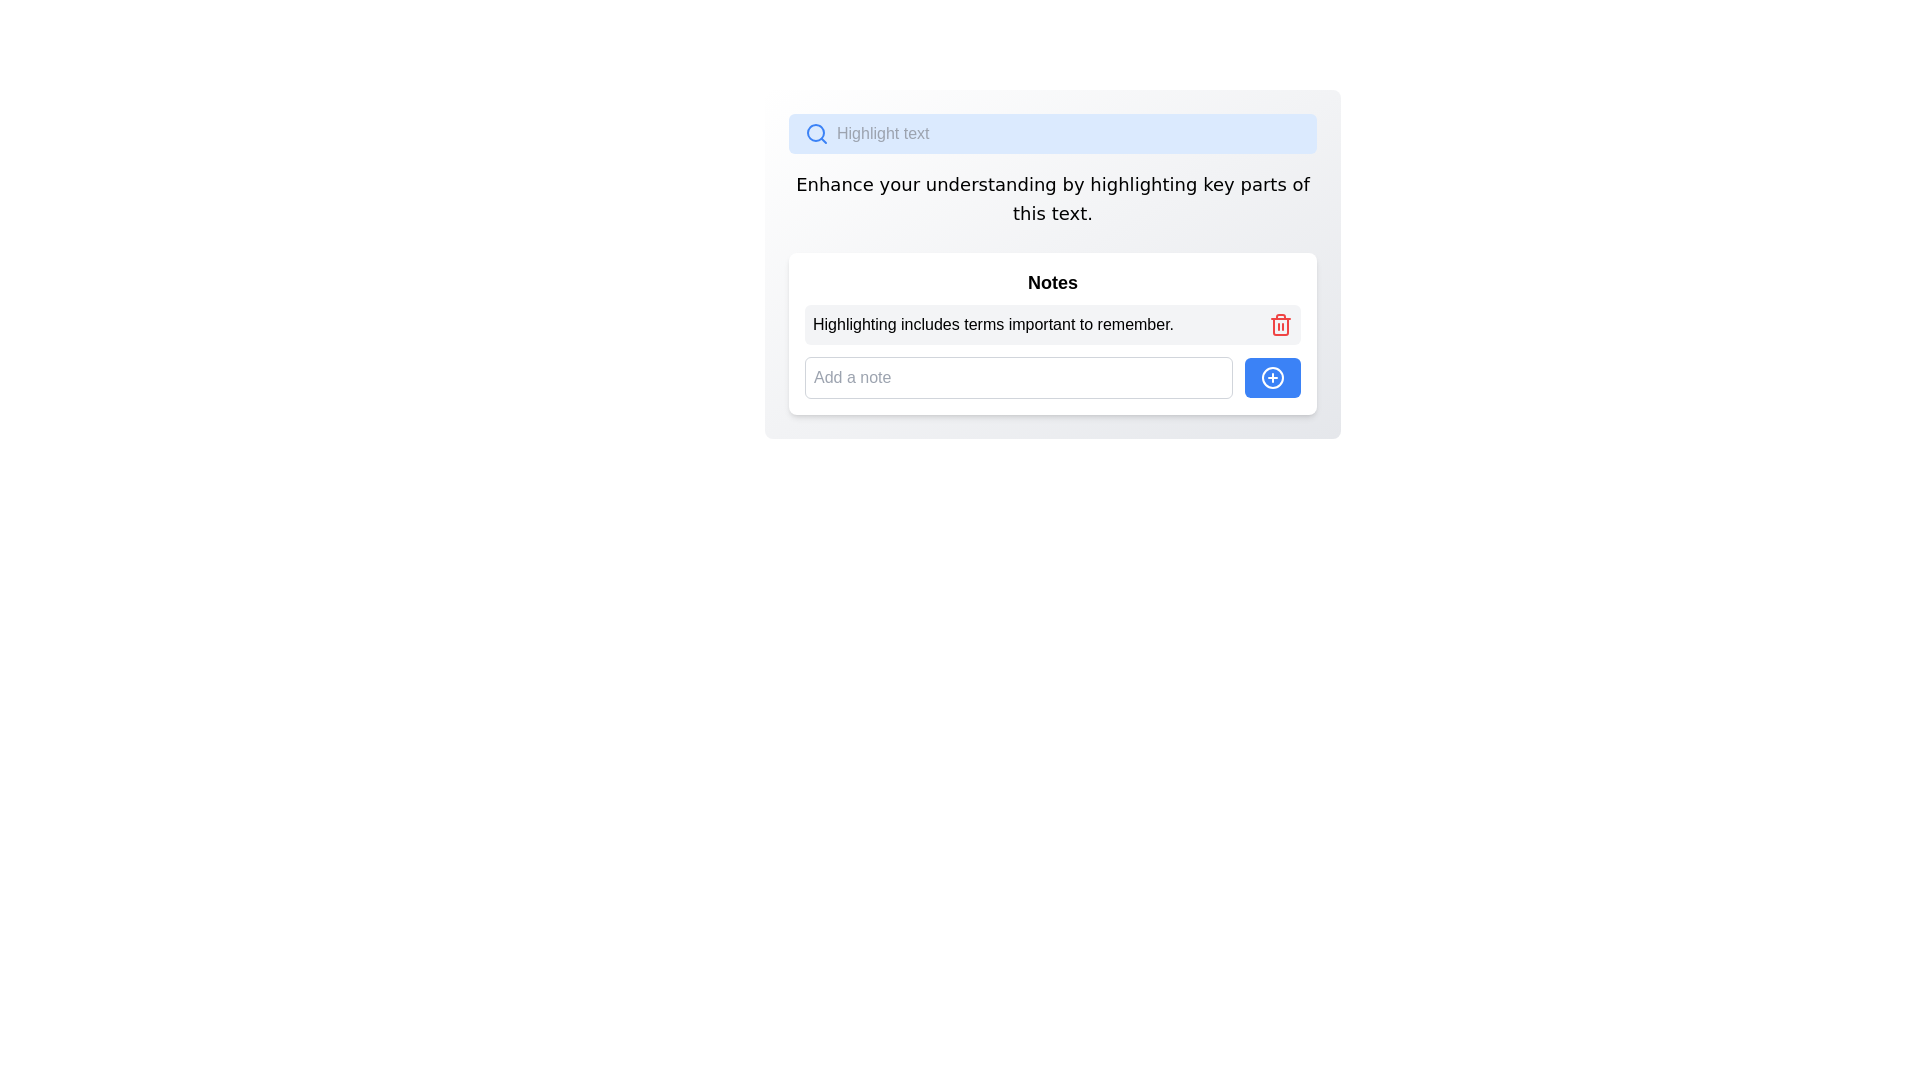 The image size is (1920, 1080). Describe the element at coordinates (835, 184) in the screenshot. I see `the lowercase letter 'a' in the word 'Enhance' within the text block that reads 'Enhance your understanding by highlighting key parts of this text.'` at that location.